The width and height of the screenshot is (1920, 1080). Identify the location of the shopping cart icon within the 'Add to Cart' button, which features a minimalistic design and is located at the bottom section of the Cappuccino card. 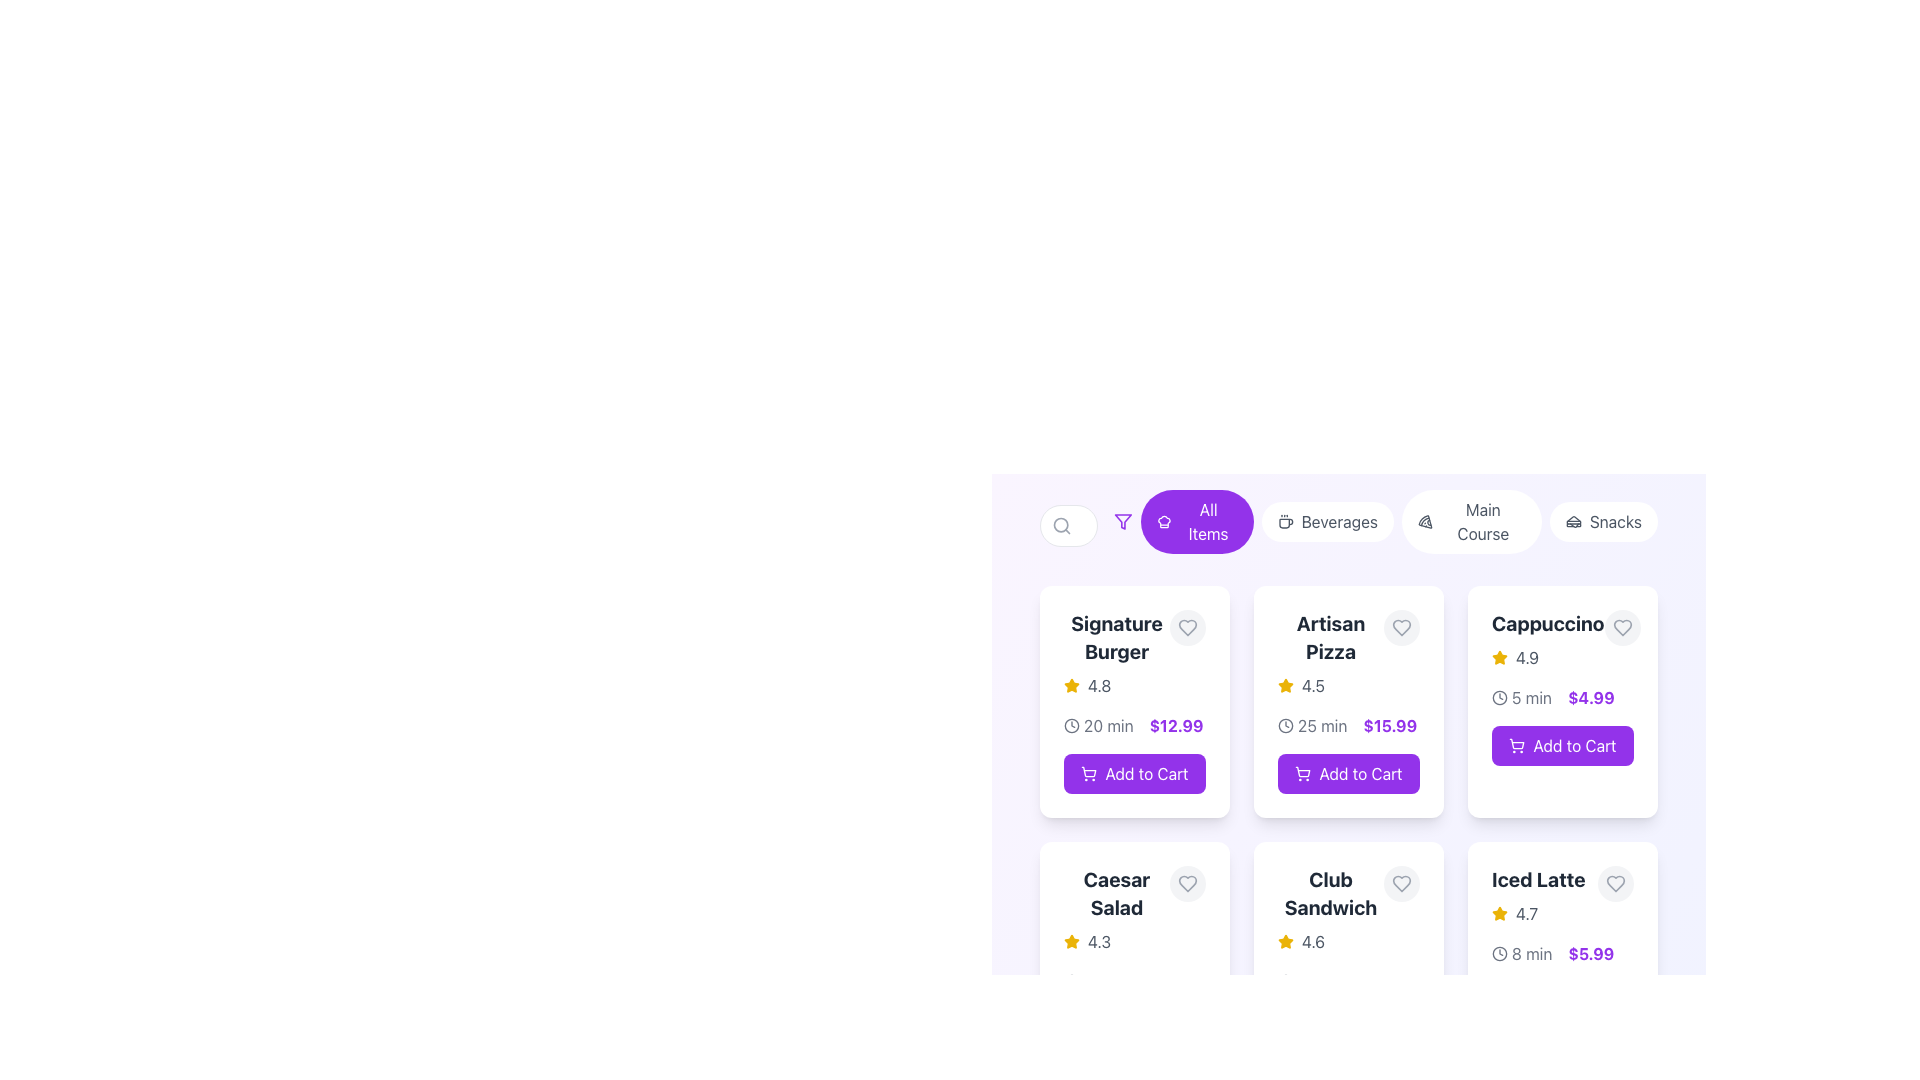
(1517, 745).